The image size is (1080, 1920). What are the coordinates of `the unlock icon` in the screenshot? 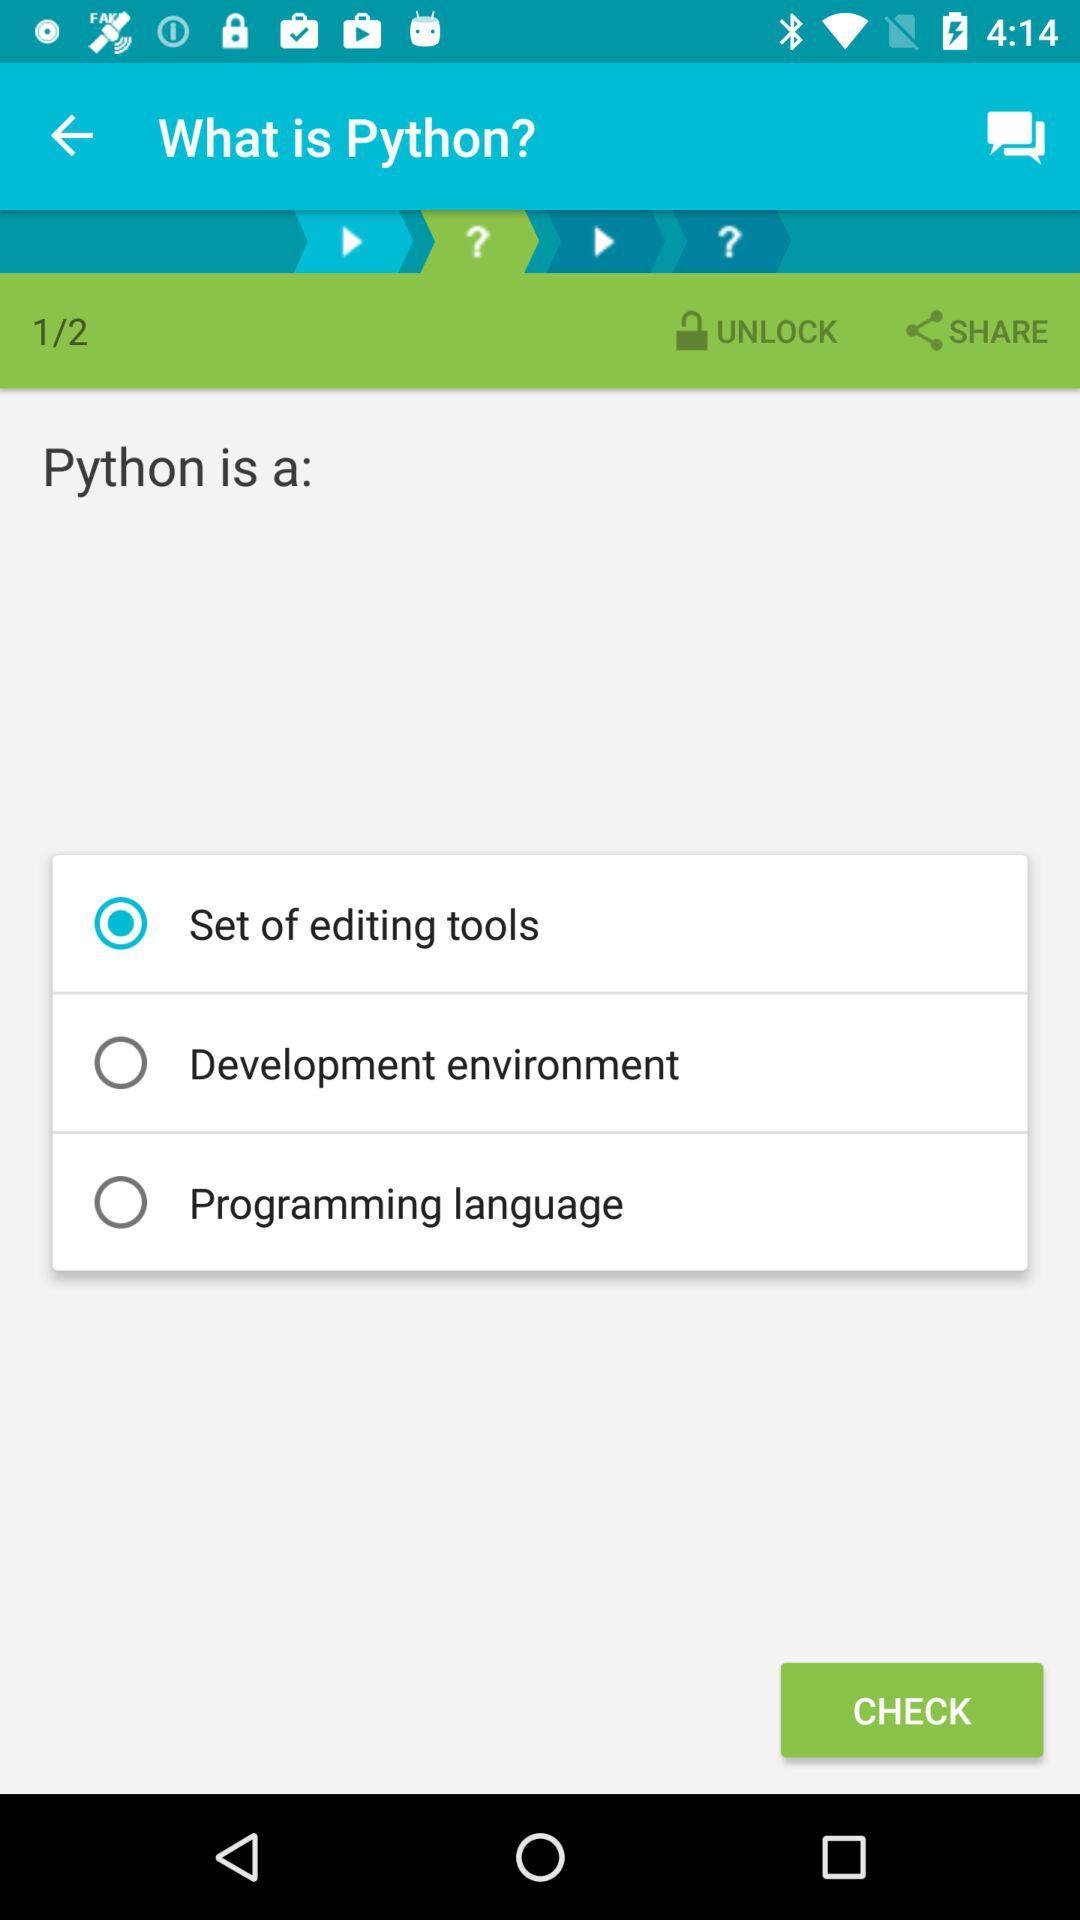 It's located at (752, 330).